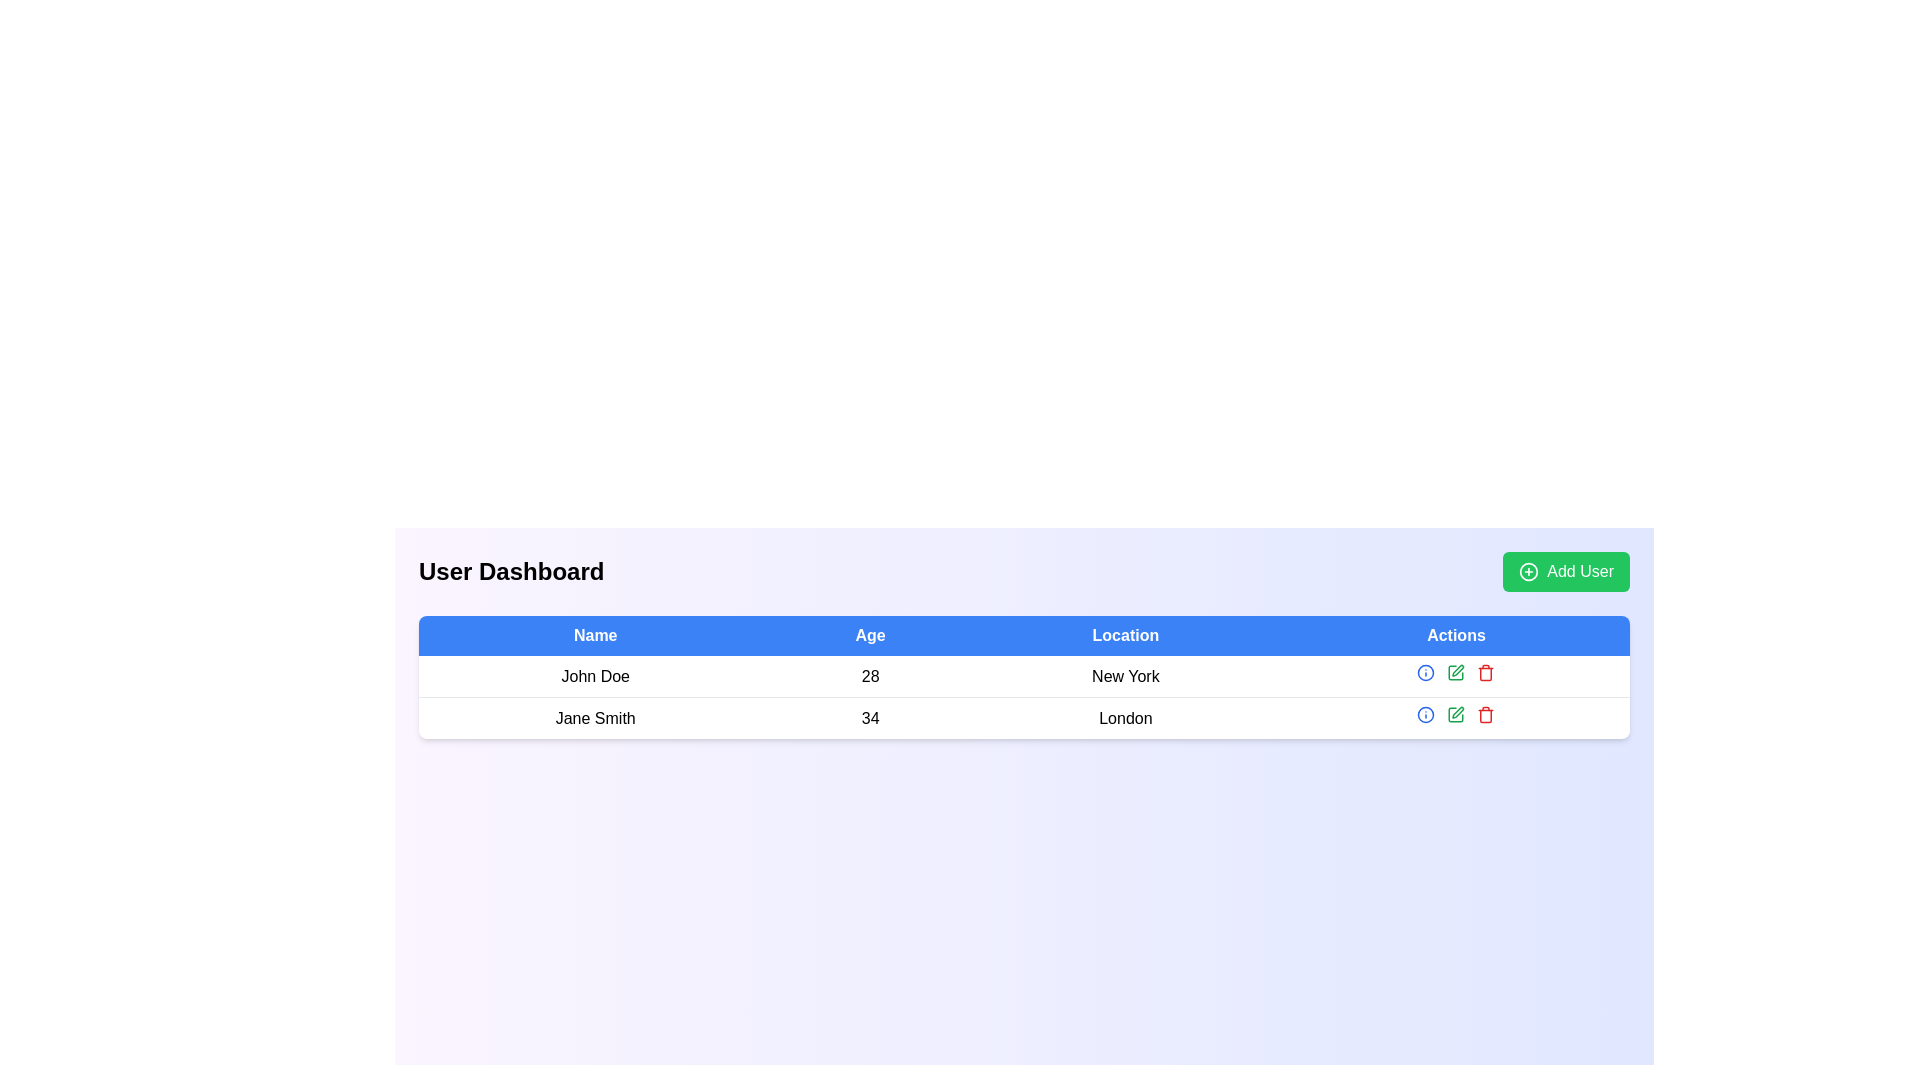 The image size is (1920, 1080). Describe the element at coordinates (1486, 672) in the screenshot. I see `the delete button located in the last position among the action icons in the 'Actions' column of the second row in the user data table` at that location.